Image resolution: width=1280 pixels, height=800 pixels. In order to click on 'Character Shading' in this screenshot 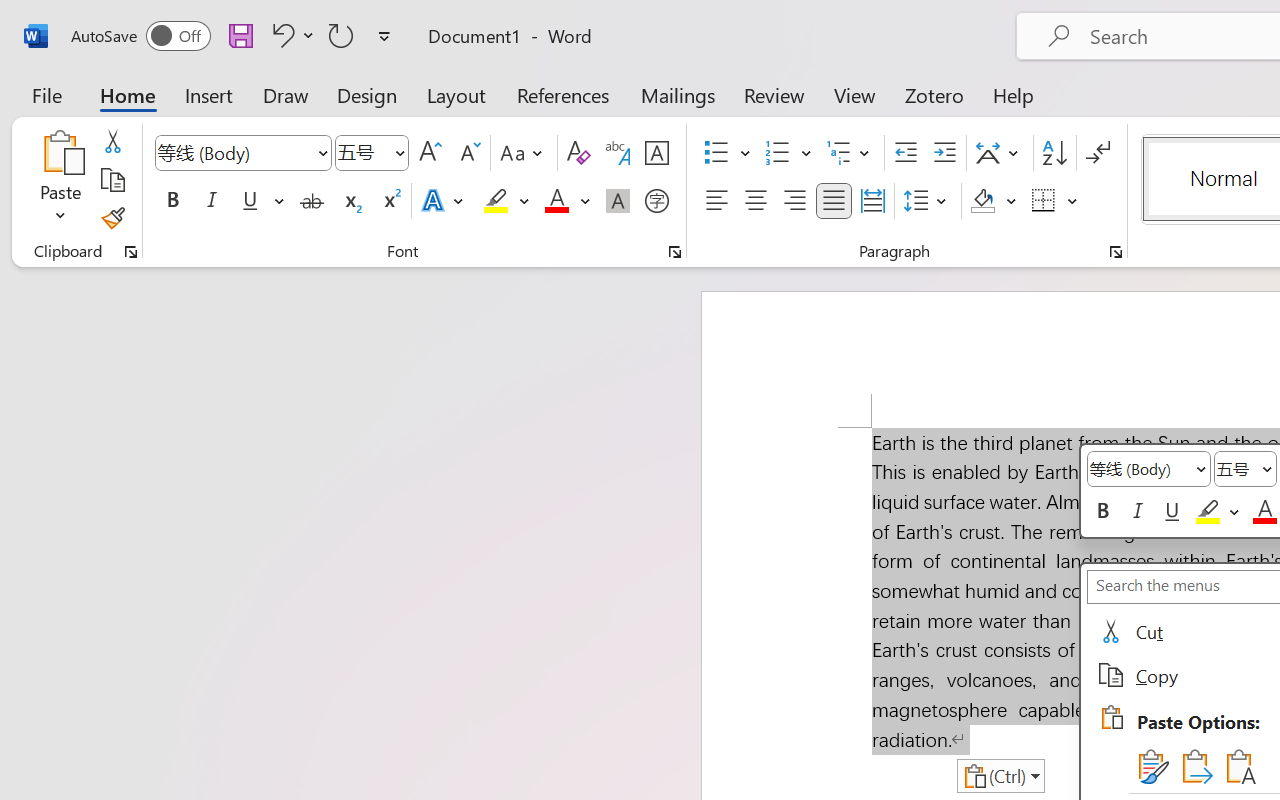, I will do `click(617, 201)`.